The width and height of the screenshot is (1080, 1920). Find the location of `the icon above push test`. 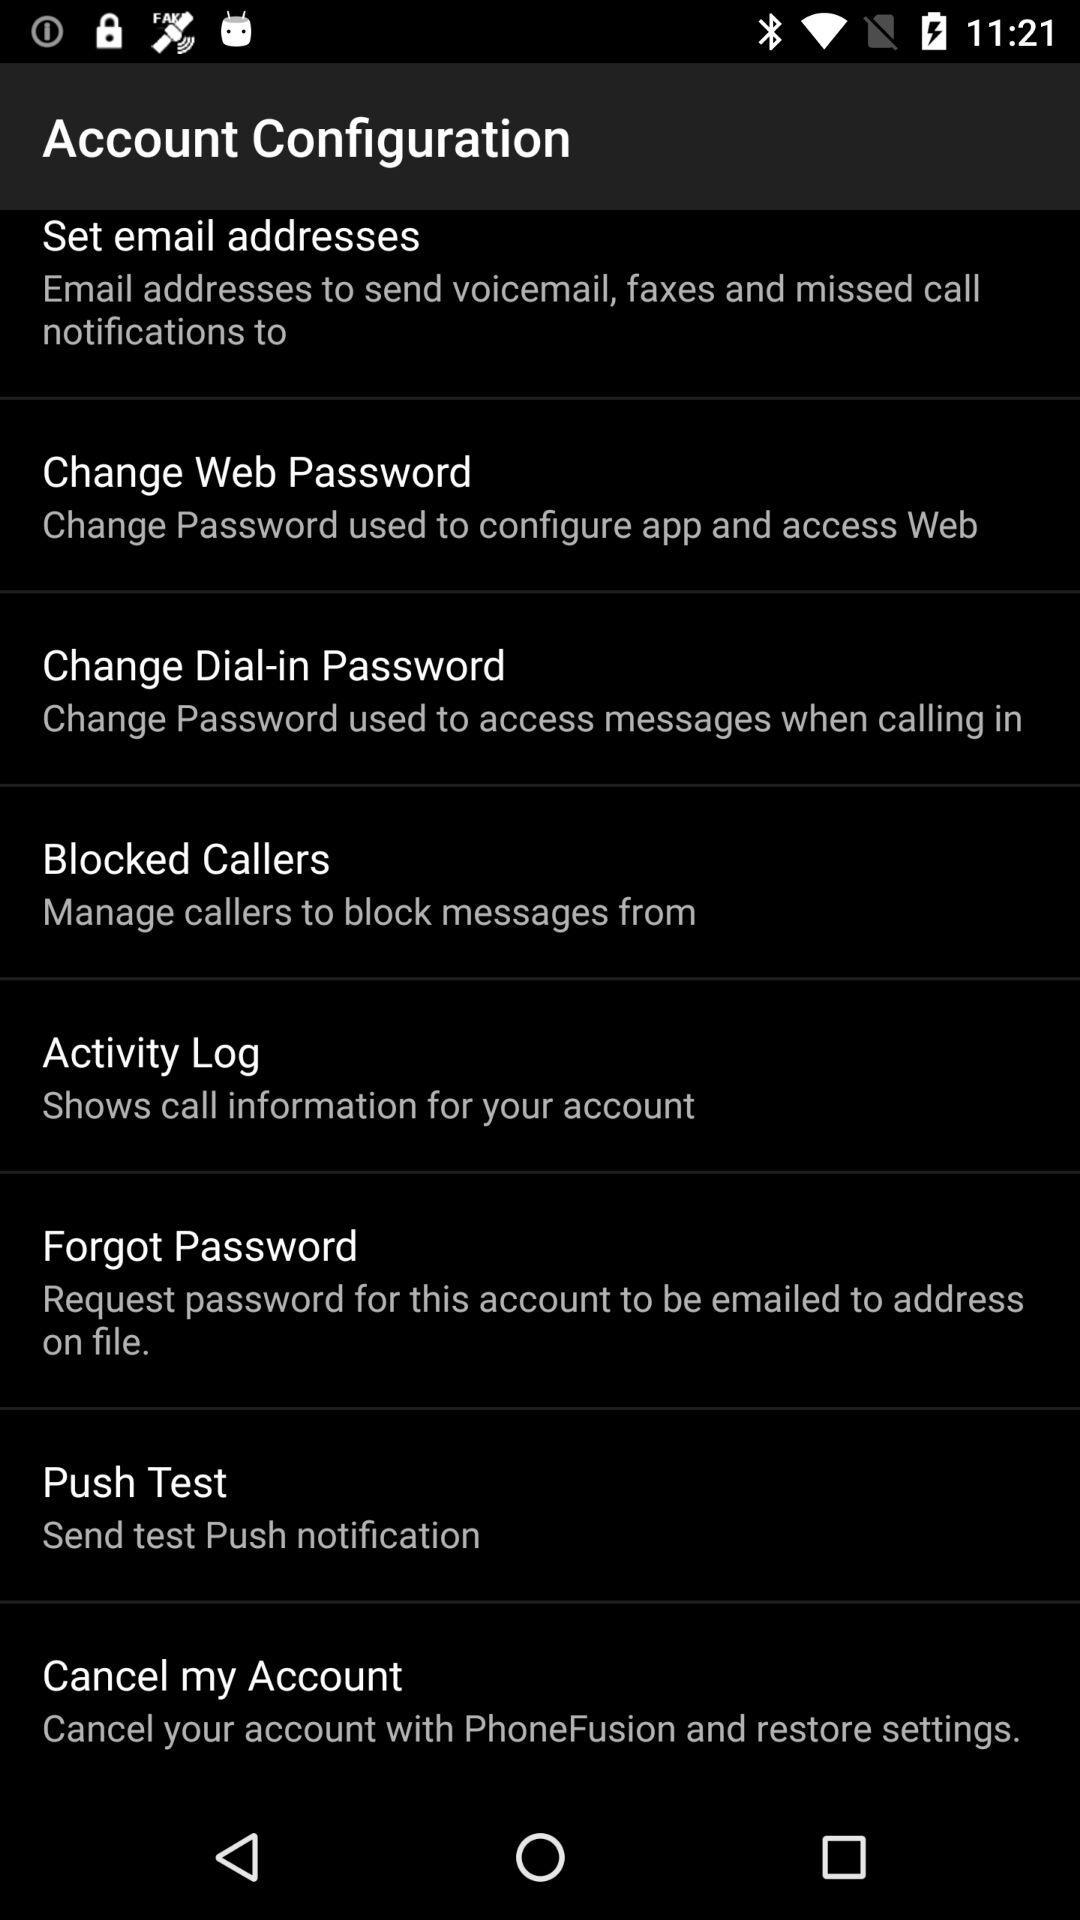

the icon above push test is located at coordinates (540, 1318).